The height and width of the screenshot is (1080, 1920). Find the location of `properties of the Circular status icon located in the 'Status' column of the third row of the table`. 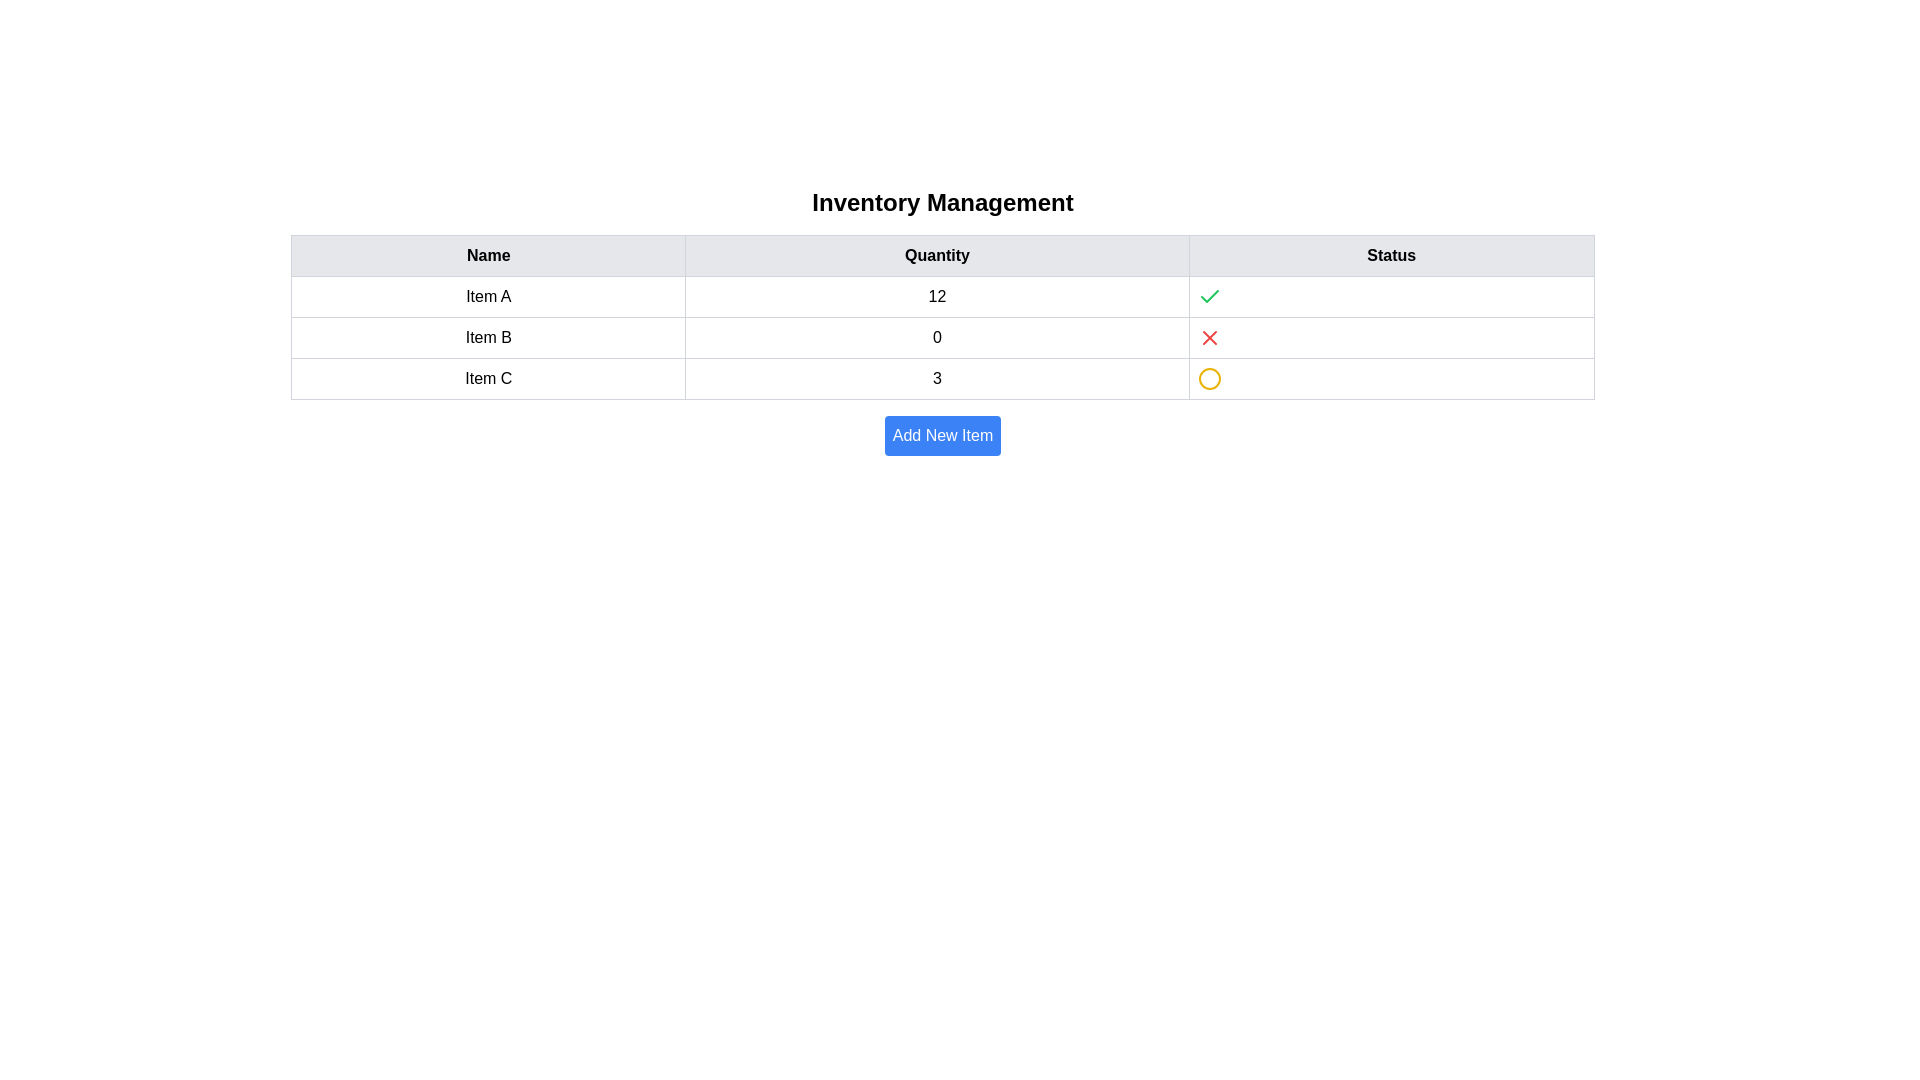

properties of the Circular status icon located in the 'Status' column of the third row of the table is located at coordinates (1208, 378).